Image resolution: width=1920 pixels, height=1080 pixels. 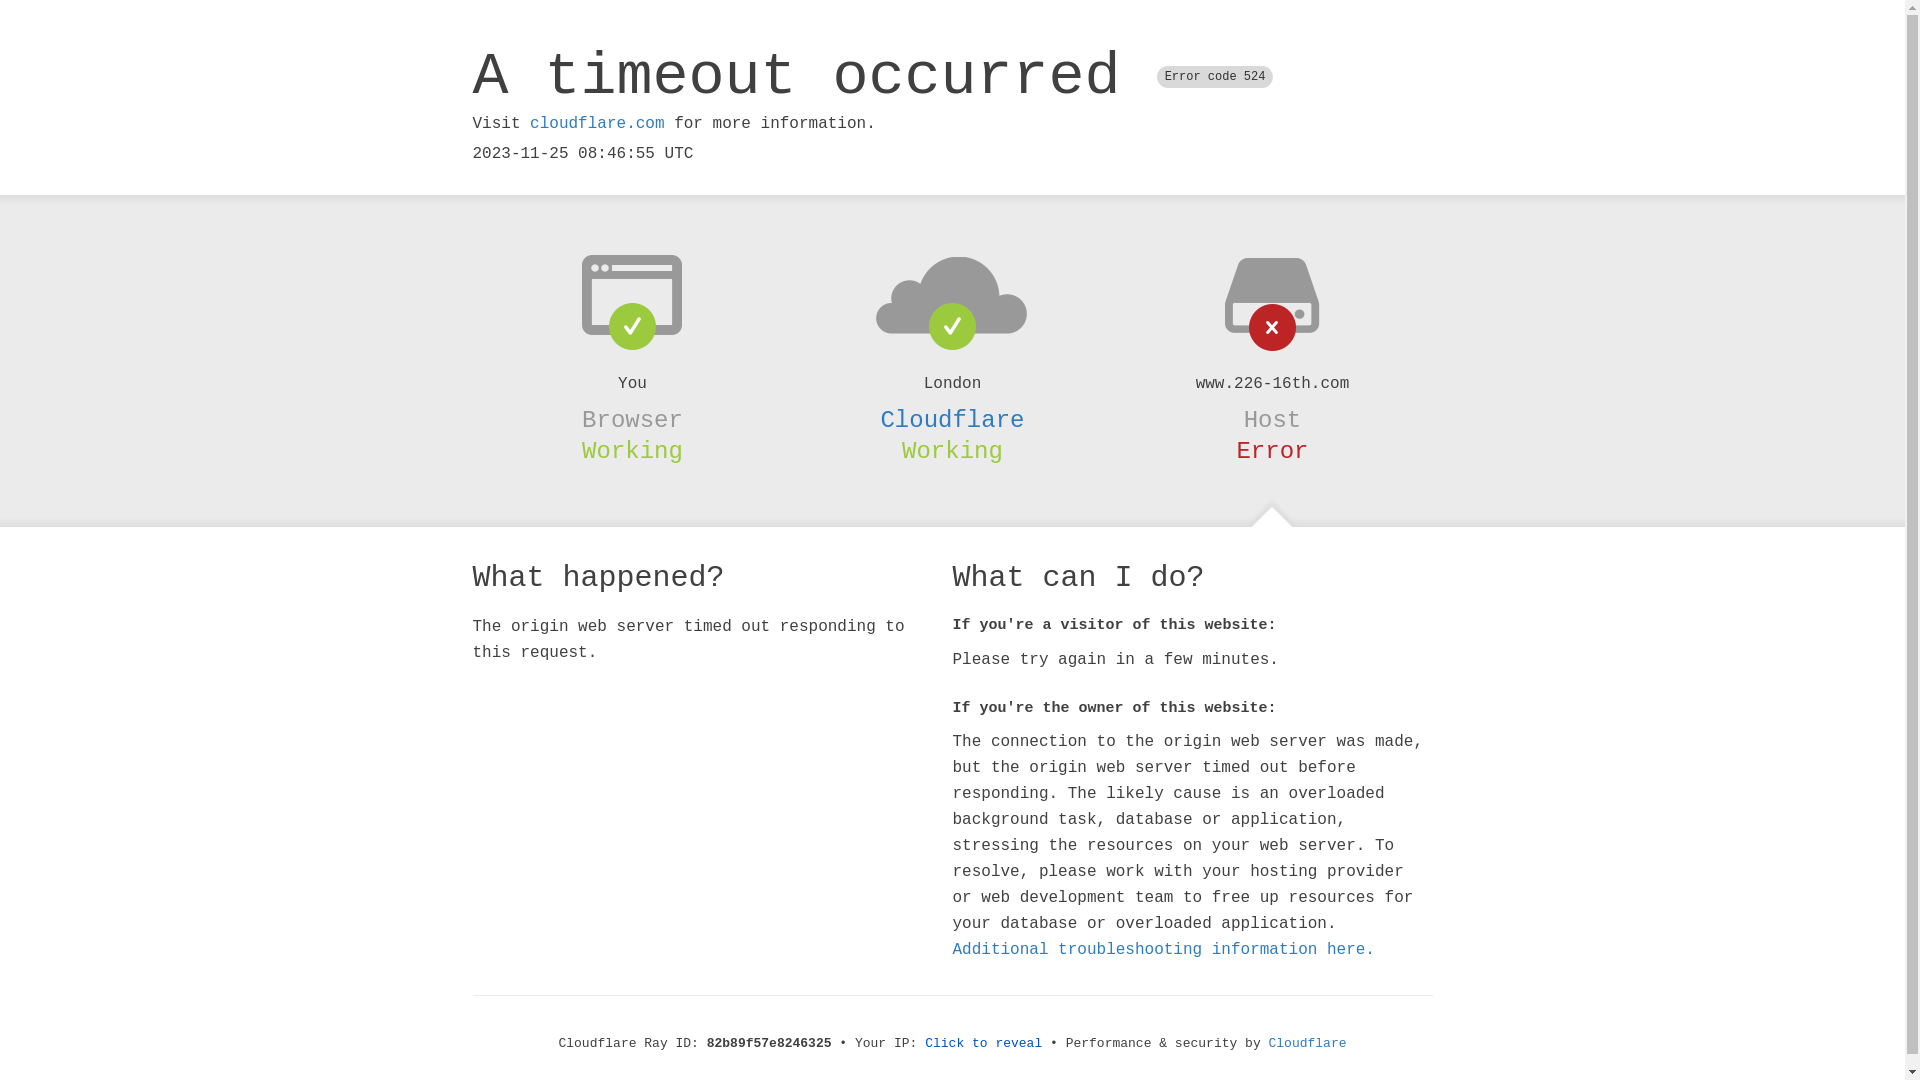 I want to click on 'Additional troubleshooting information here.', so click(x=1162, y=948).